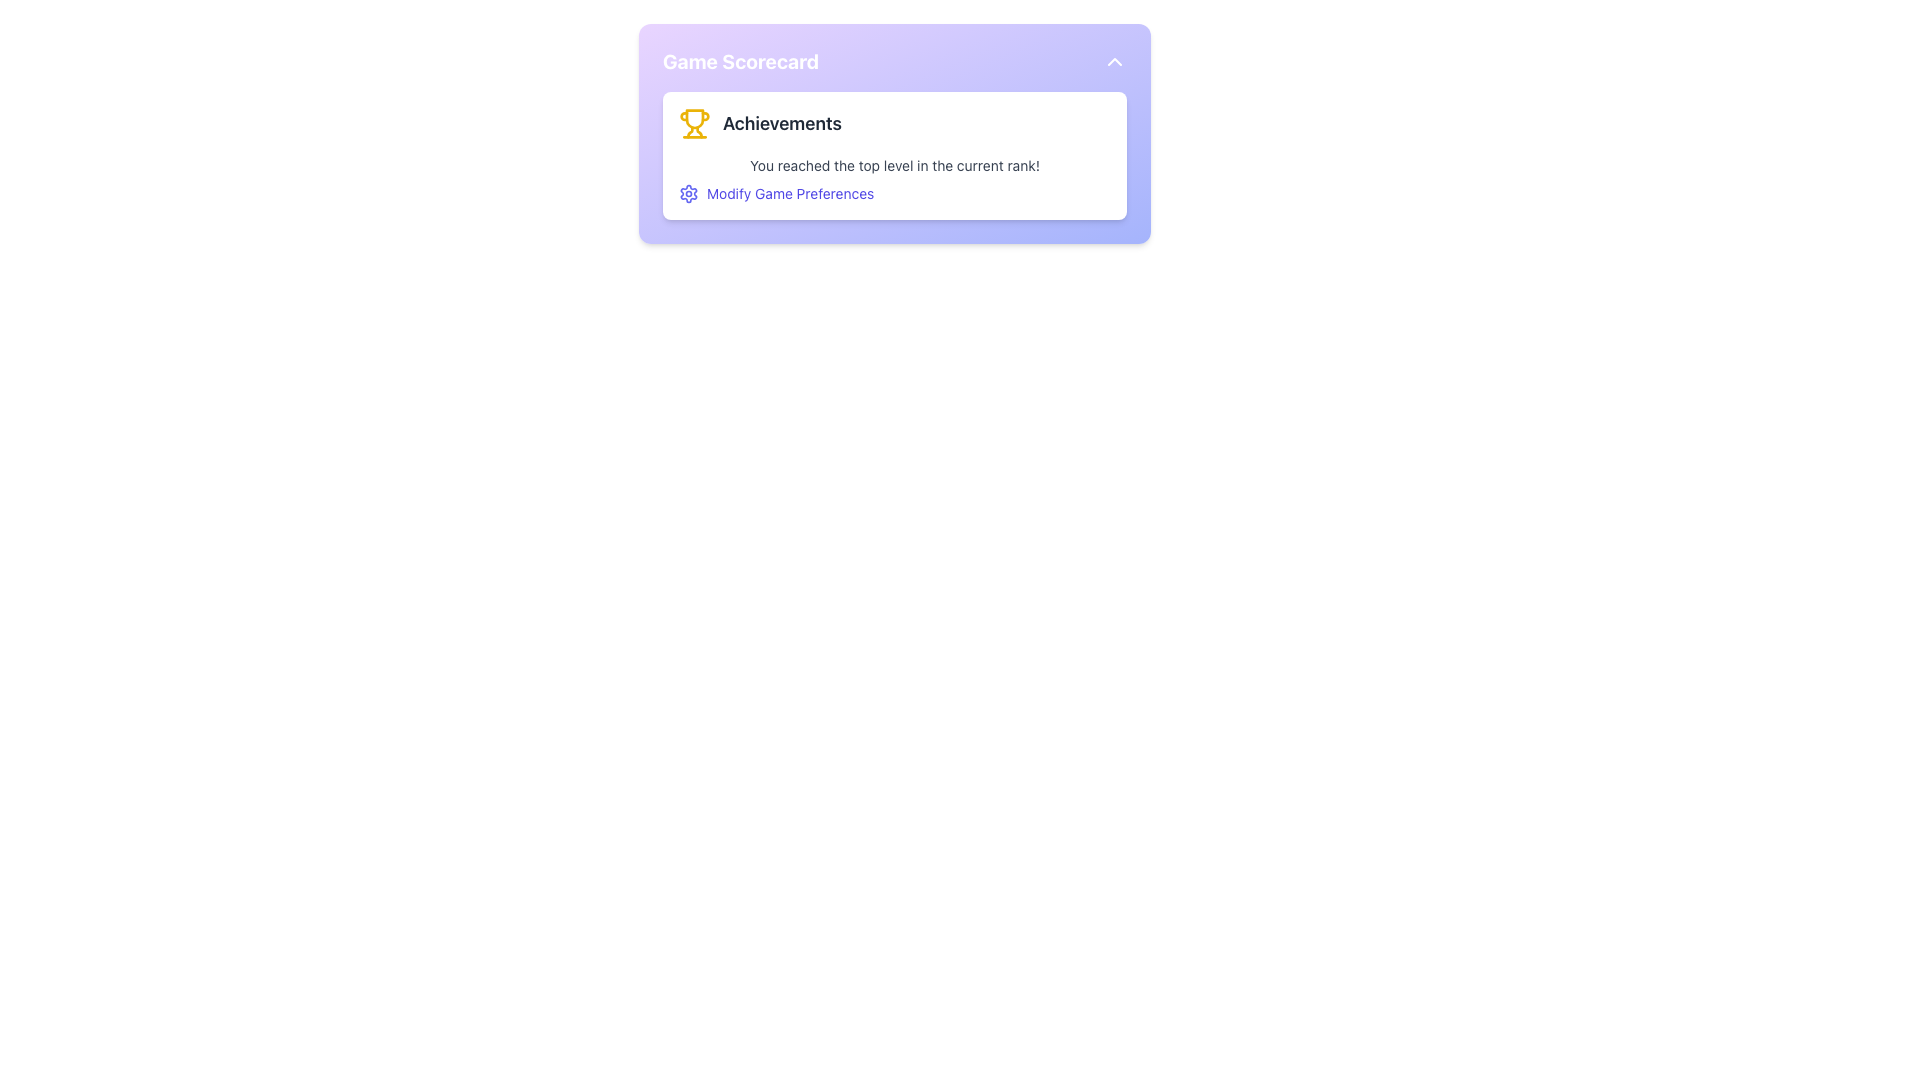  Describe the element at coordinates (740, 60) in the screenshot. I see `title 'Game Scorecard' displayed in bold, large white text on a purple header background at the top of the card-like component` at that location.